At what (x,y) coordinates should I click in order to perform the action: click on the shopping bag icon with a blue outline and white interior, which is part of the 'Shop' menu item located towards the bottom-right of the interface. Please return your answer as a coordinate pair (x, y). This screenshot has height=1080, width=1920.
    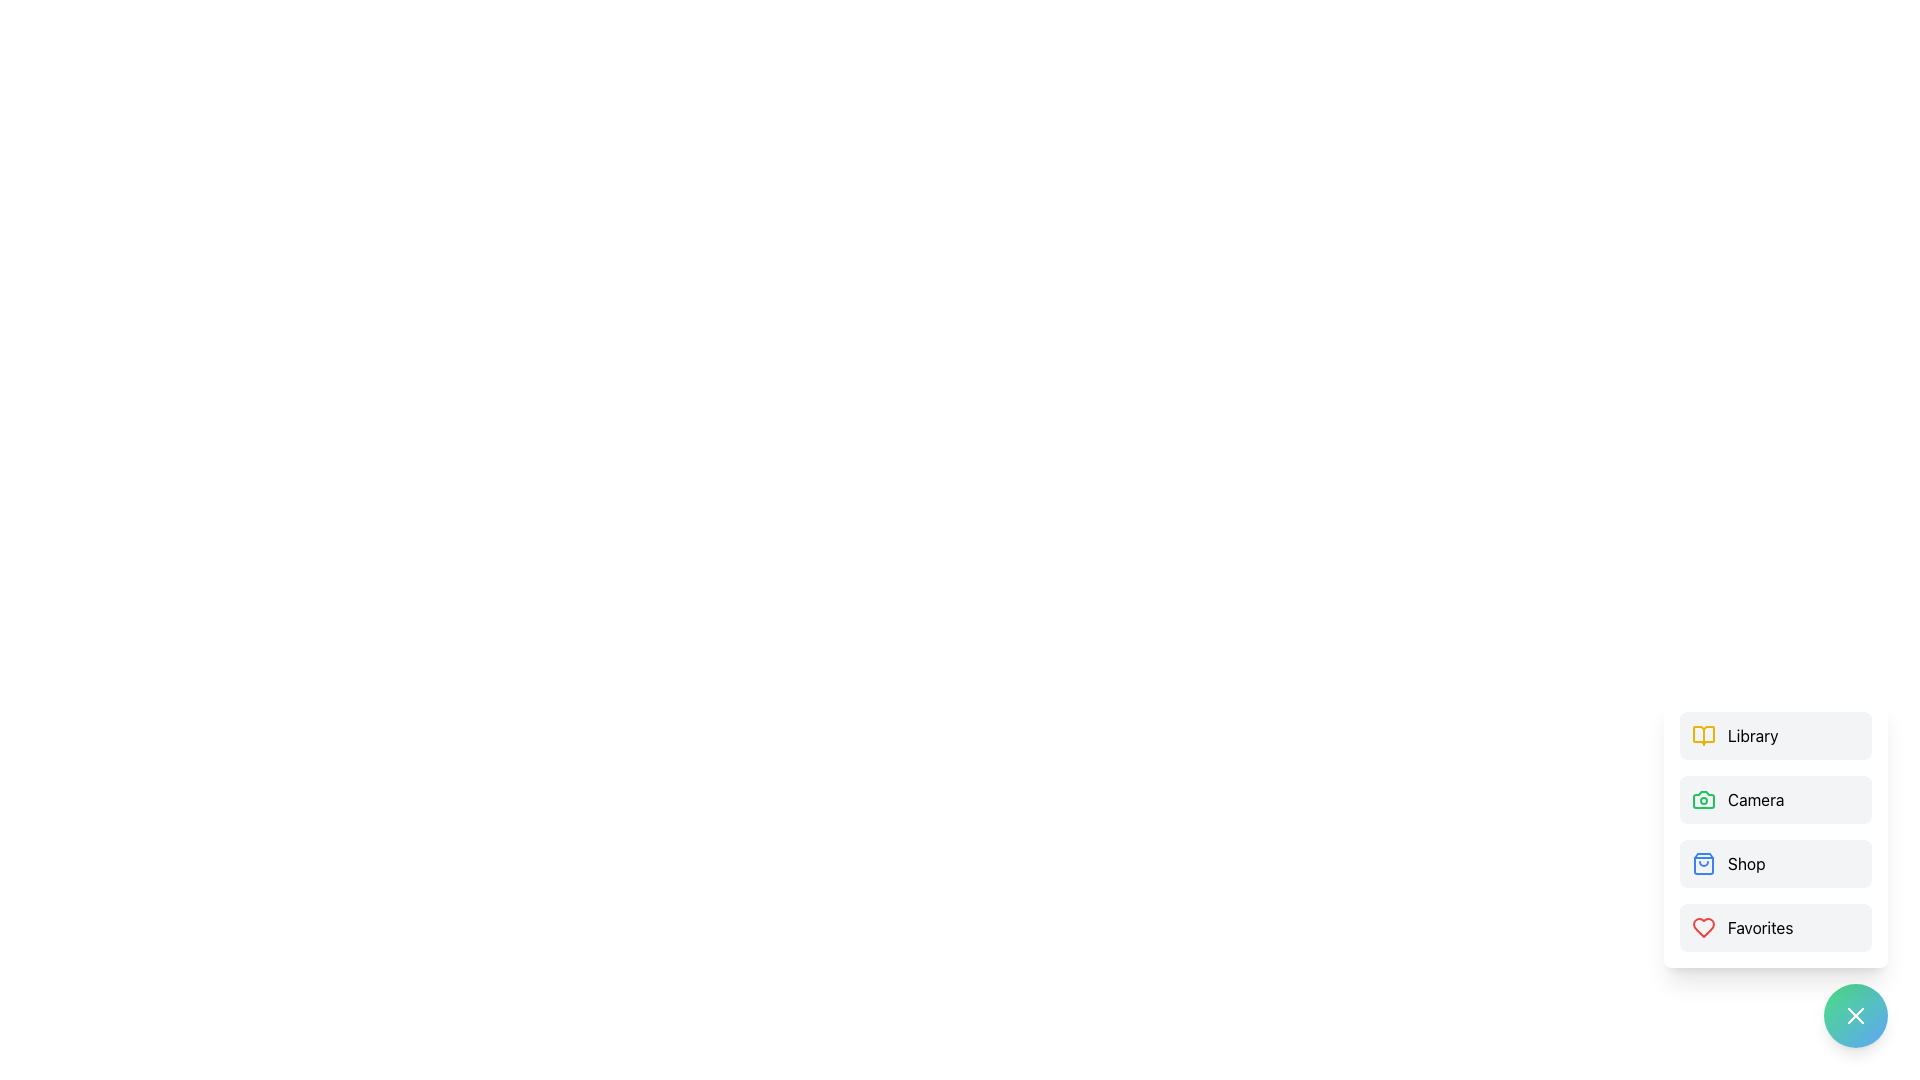
    Looking at the image, I should click on (1703, 863).